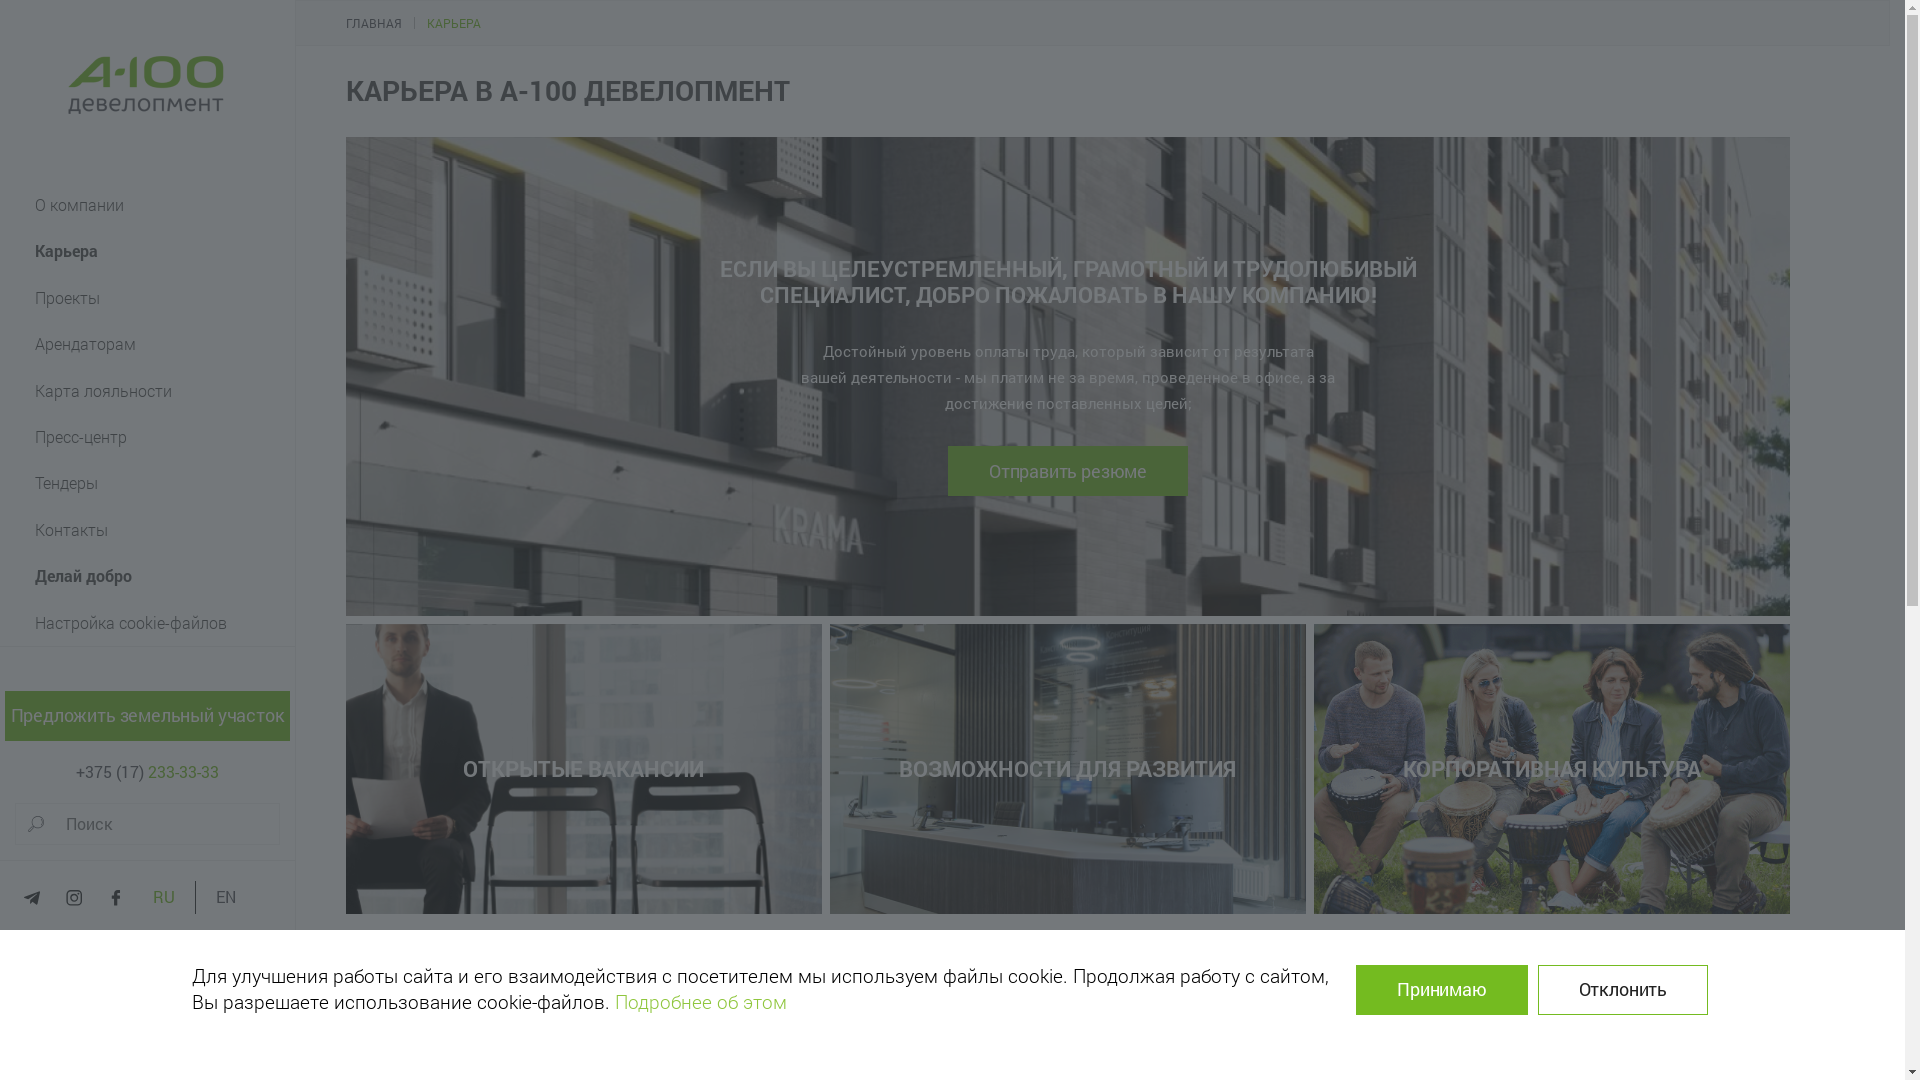  I want to click on '+375 (17) 233-33-33', so click(146, 770).